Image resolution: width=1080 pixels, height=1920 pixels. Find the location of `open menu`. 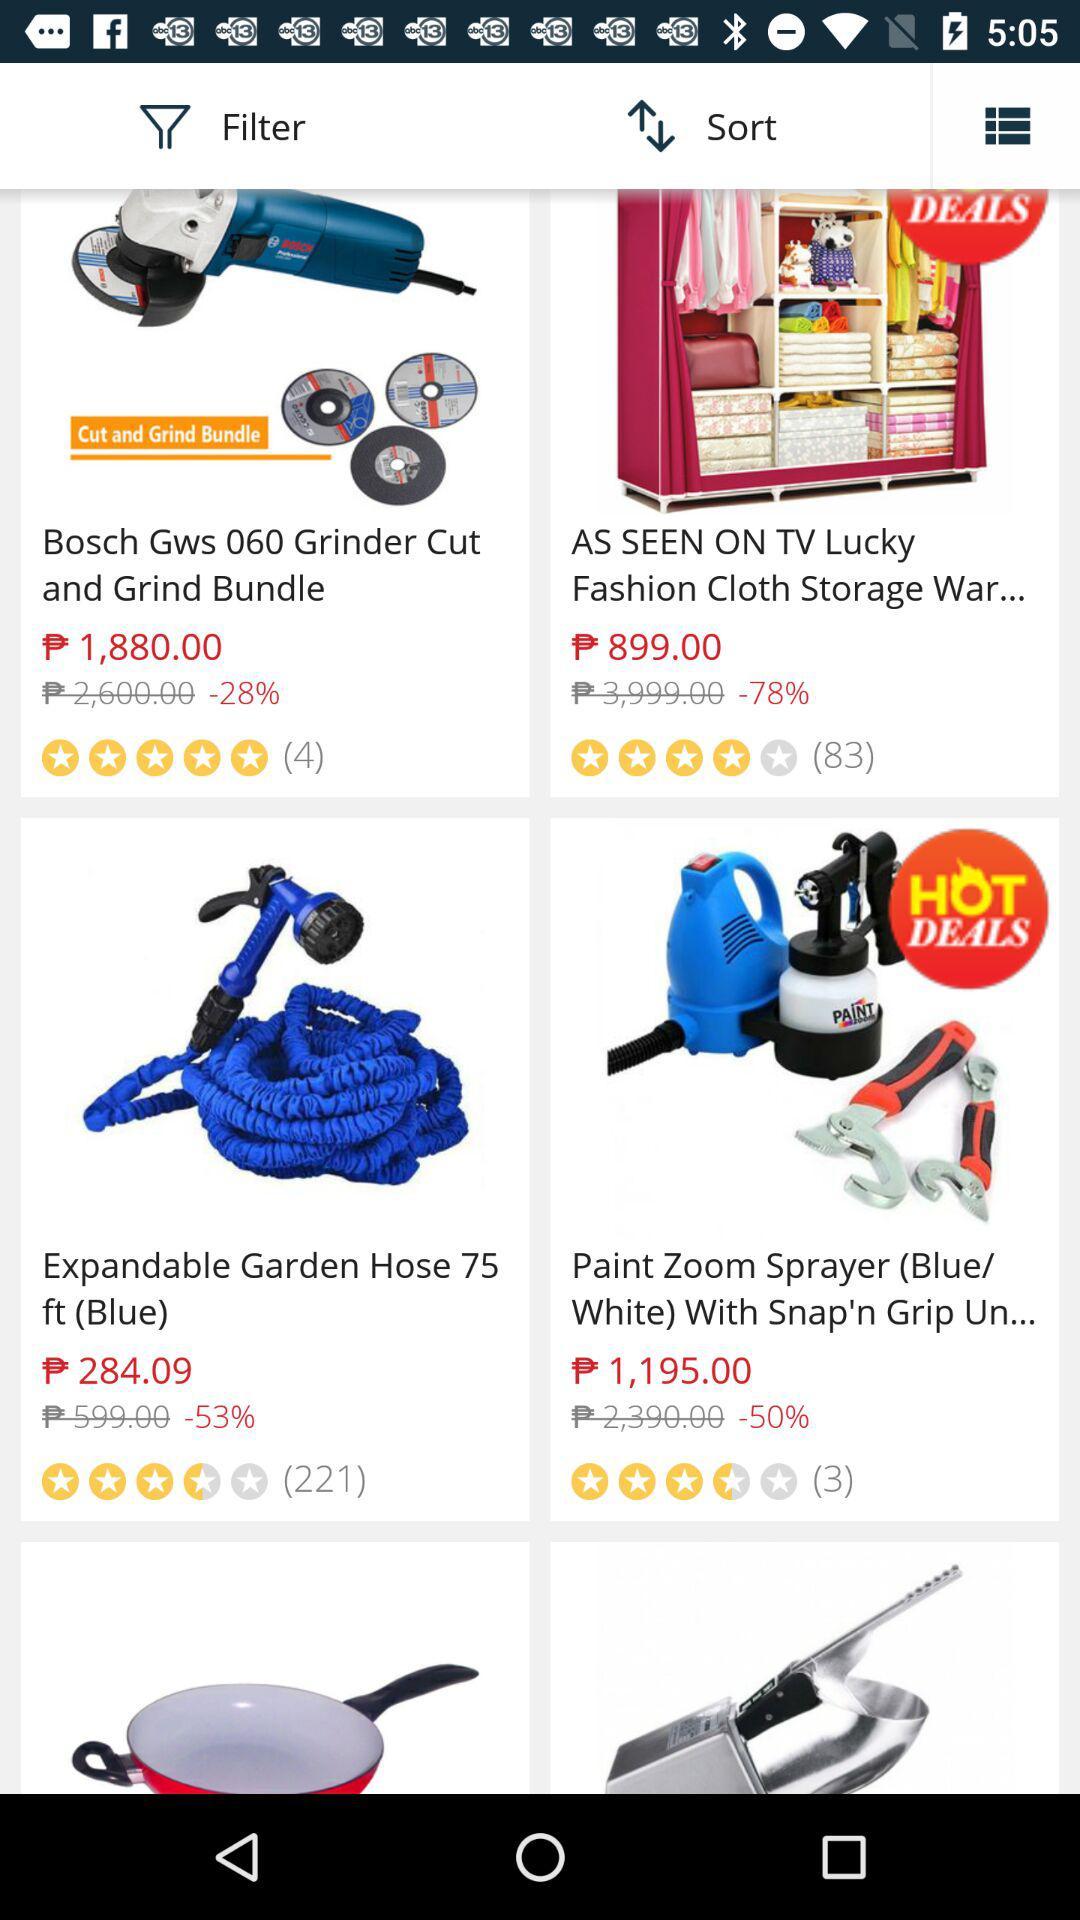

open menu is located at coordinates (1006, 124).